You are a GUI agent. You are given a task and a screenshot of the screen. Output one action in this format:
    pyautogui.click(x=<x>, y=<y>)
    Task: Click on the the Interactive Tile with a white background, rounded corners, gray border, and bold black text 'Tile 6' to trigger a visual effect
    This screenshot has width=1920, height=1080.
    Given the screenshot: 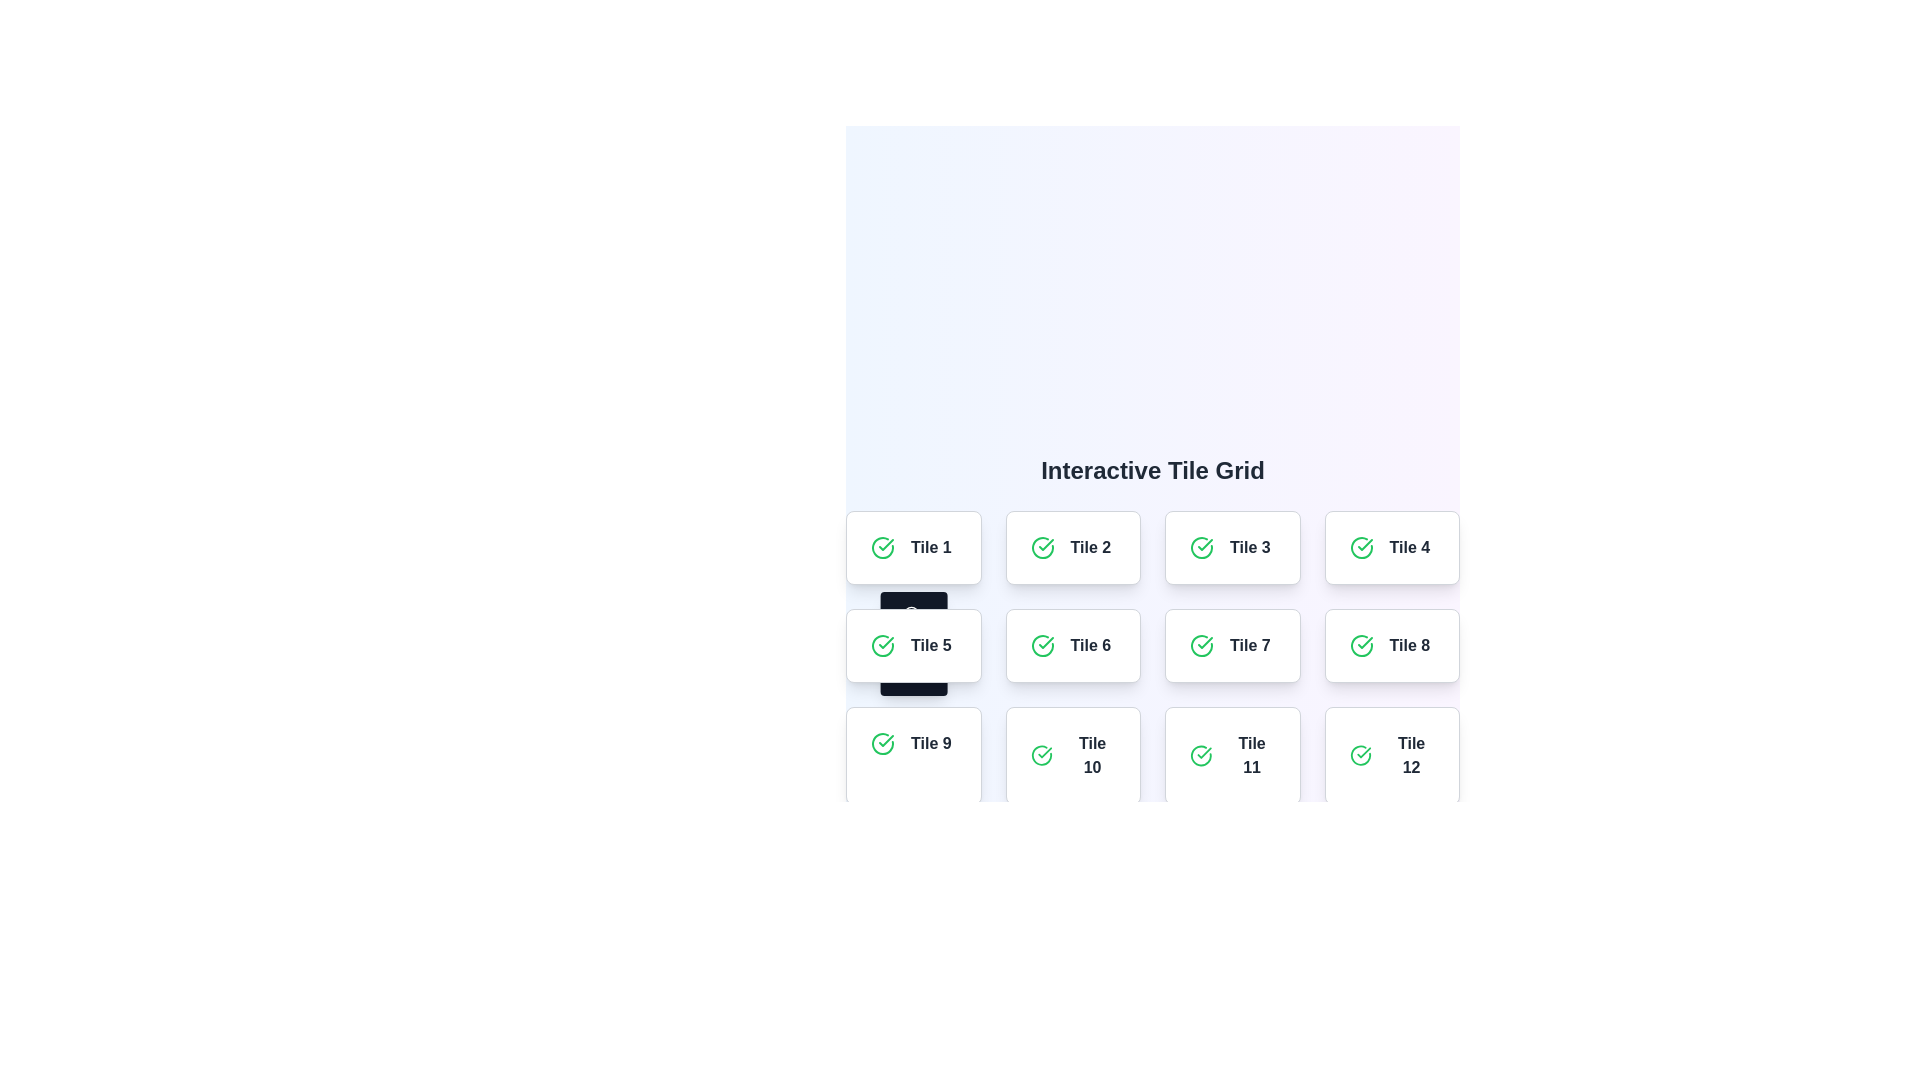 What is the action you would take?
    pyautogui.click(x=1072, y=645)
    